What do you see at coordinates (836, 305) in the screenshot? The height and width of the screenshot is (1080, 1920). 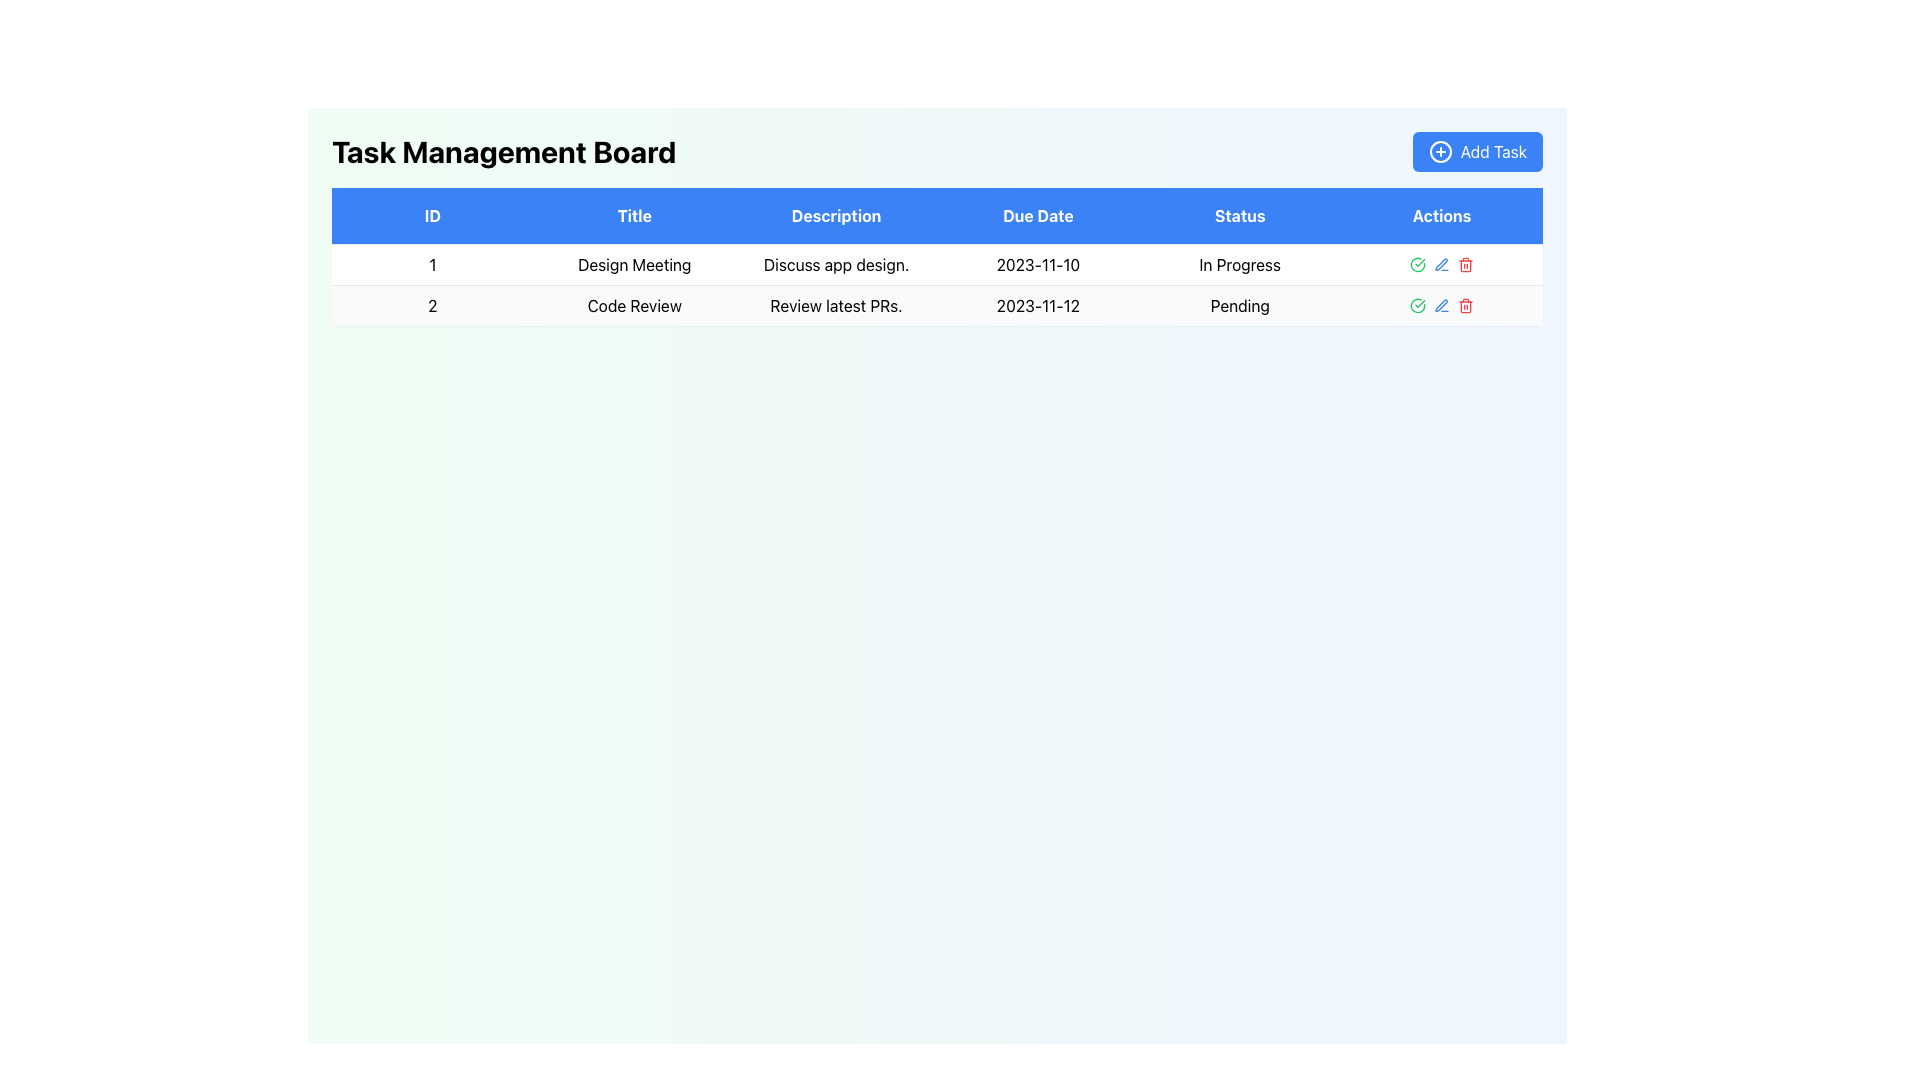 I see `the Static Text Label that describes the code review task, located in the second row under the 'Description' column, between 'Code Review' on the left and '2023-11-12' on the right` at bounding box center [836, 305].